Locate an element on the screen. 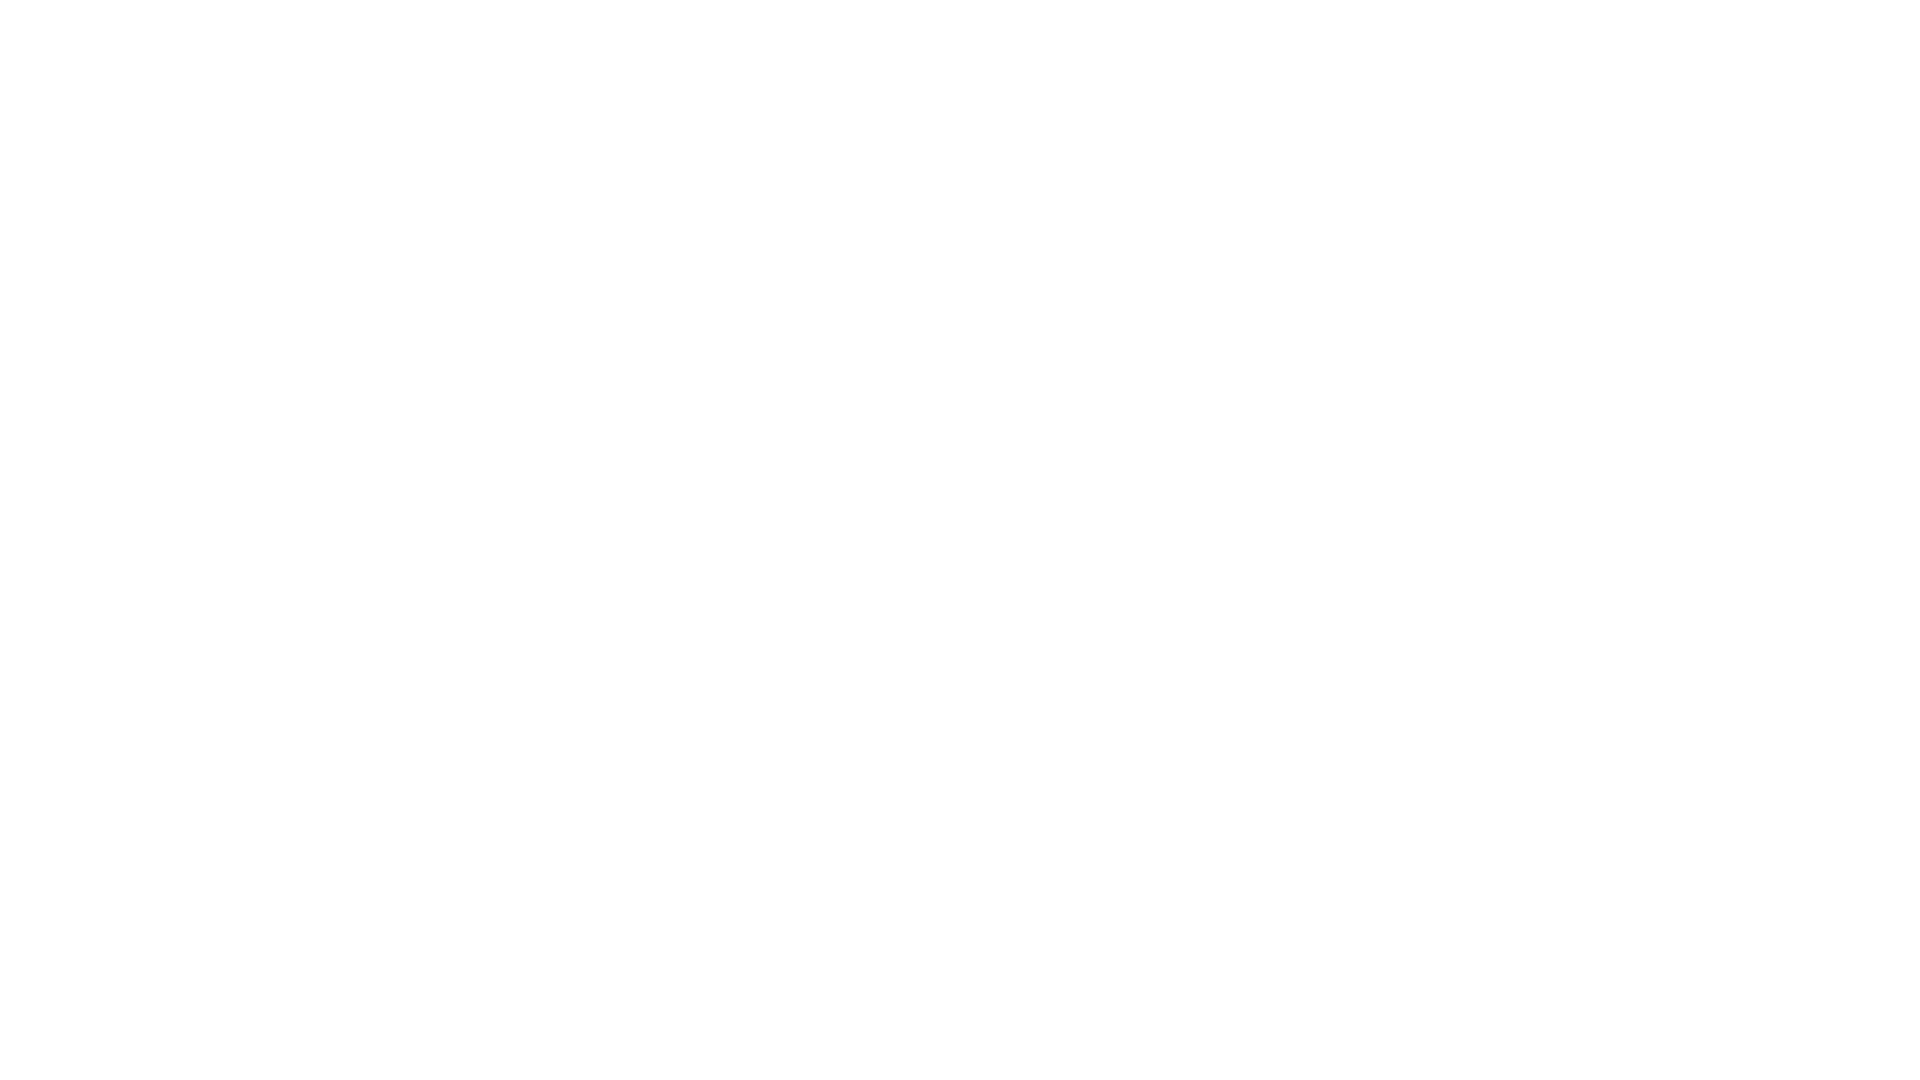 Image resolution: width=1920 pixels, height=1080 pixels. Suivant is located at coordinates (1527, 573).